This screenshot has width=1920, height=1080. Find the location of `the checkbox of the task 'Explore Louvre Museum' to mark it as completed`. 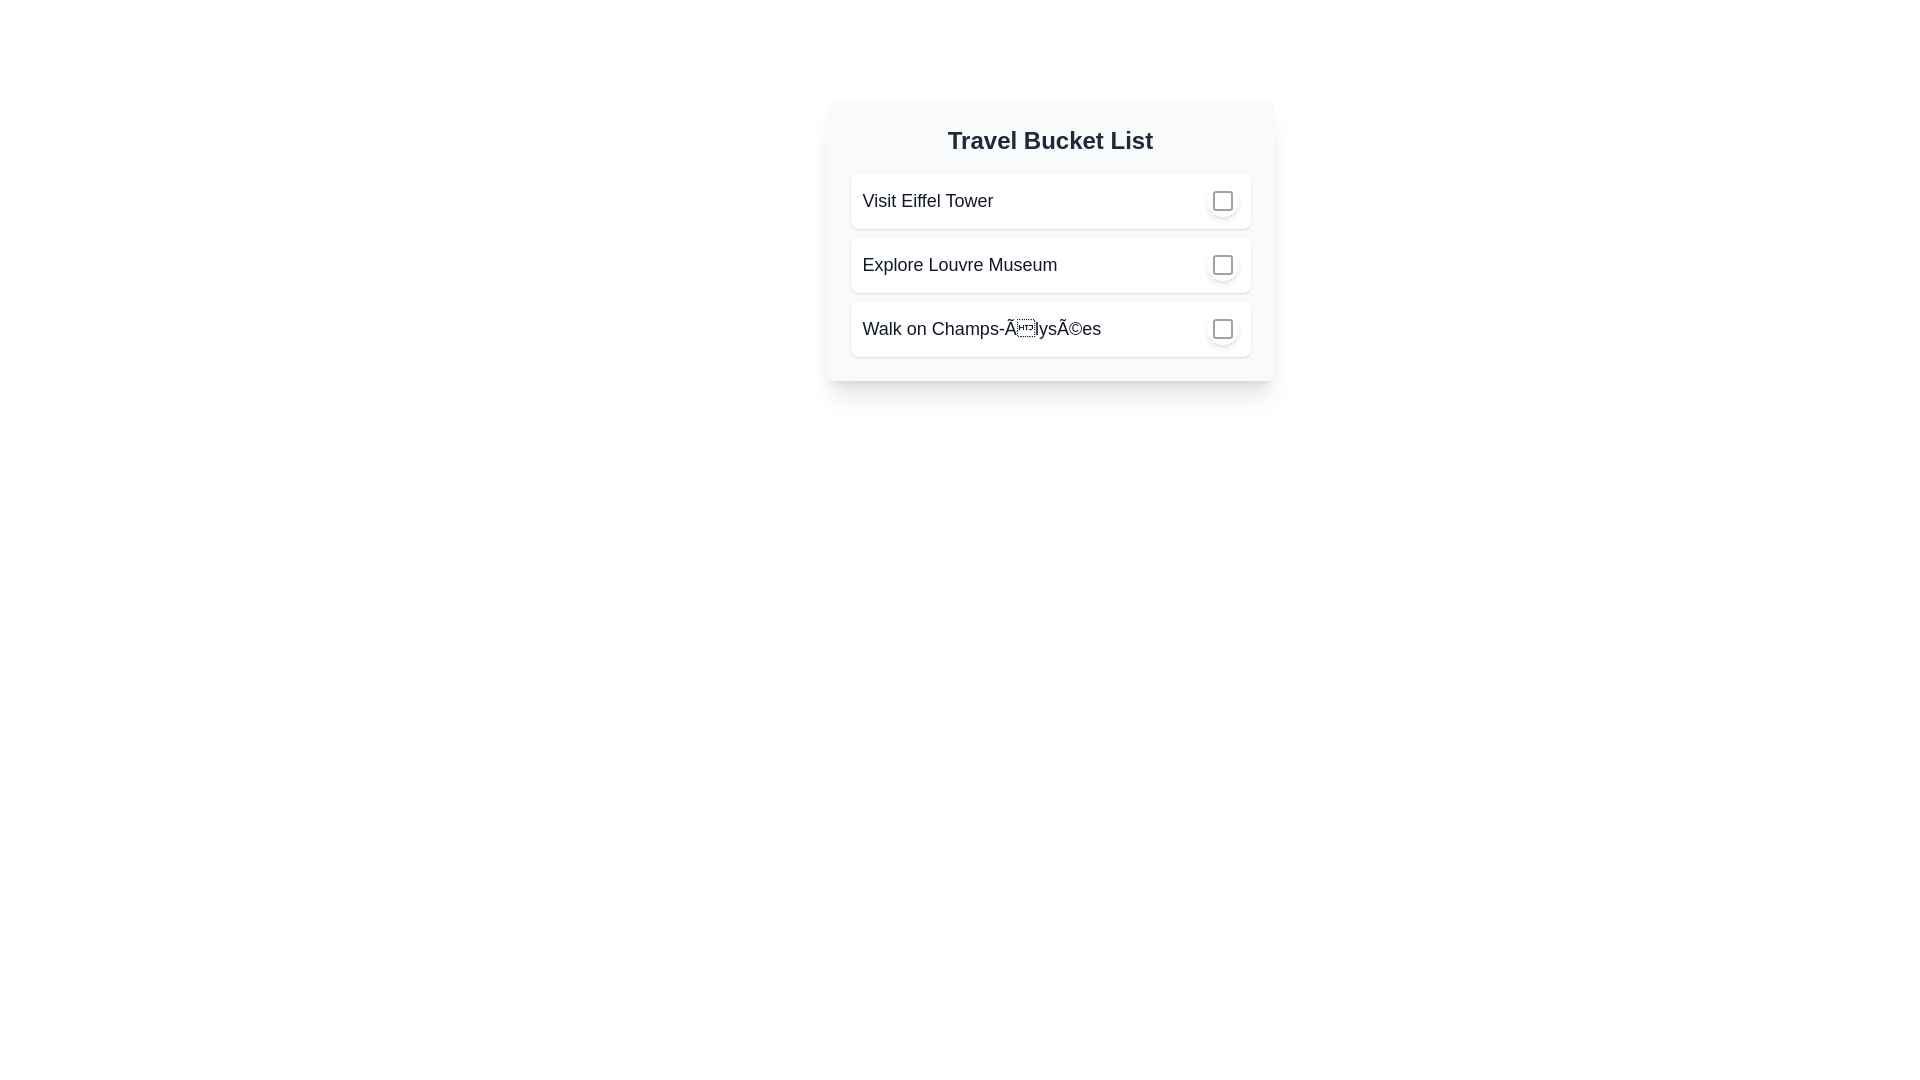

the checkbox of the task 'Explore Louvre Museum' to mark it as completed is located at coordinates (1221, 264).